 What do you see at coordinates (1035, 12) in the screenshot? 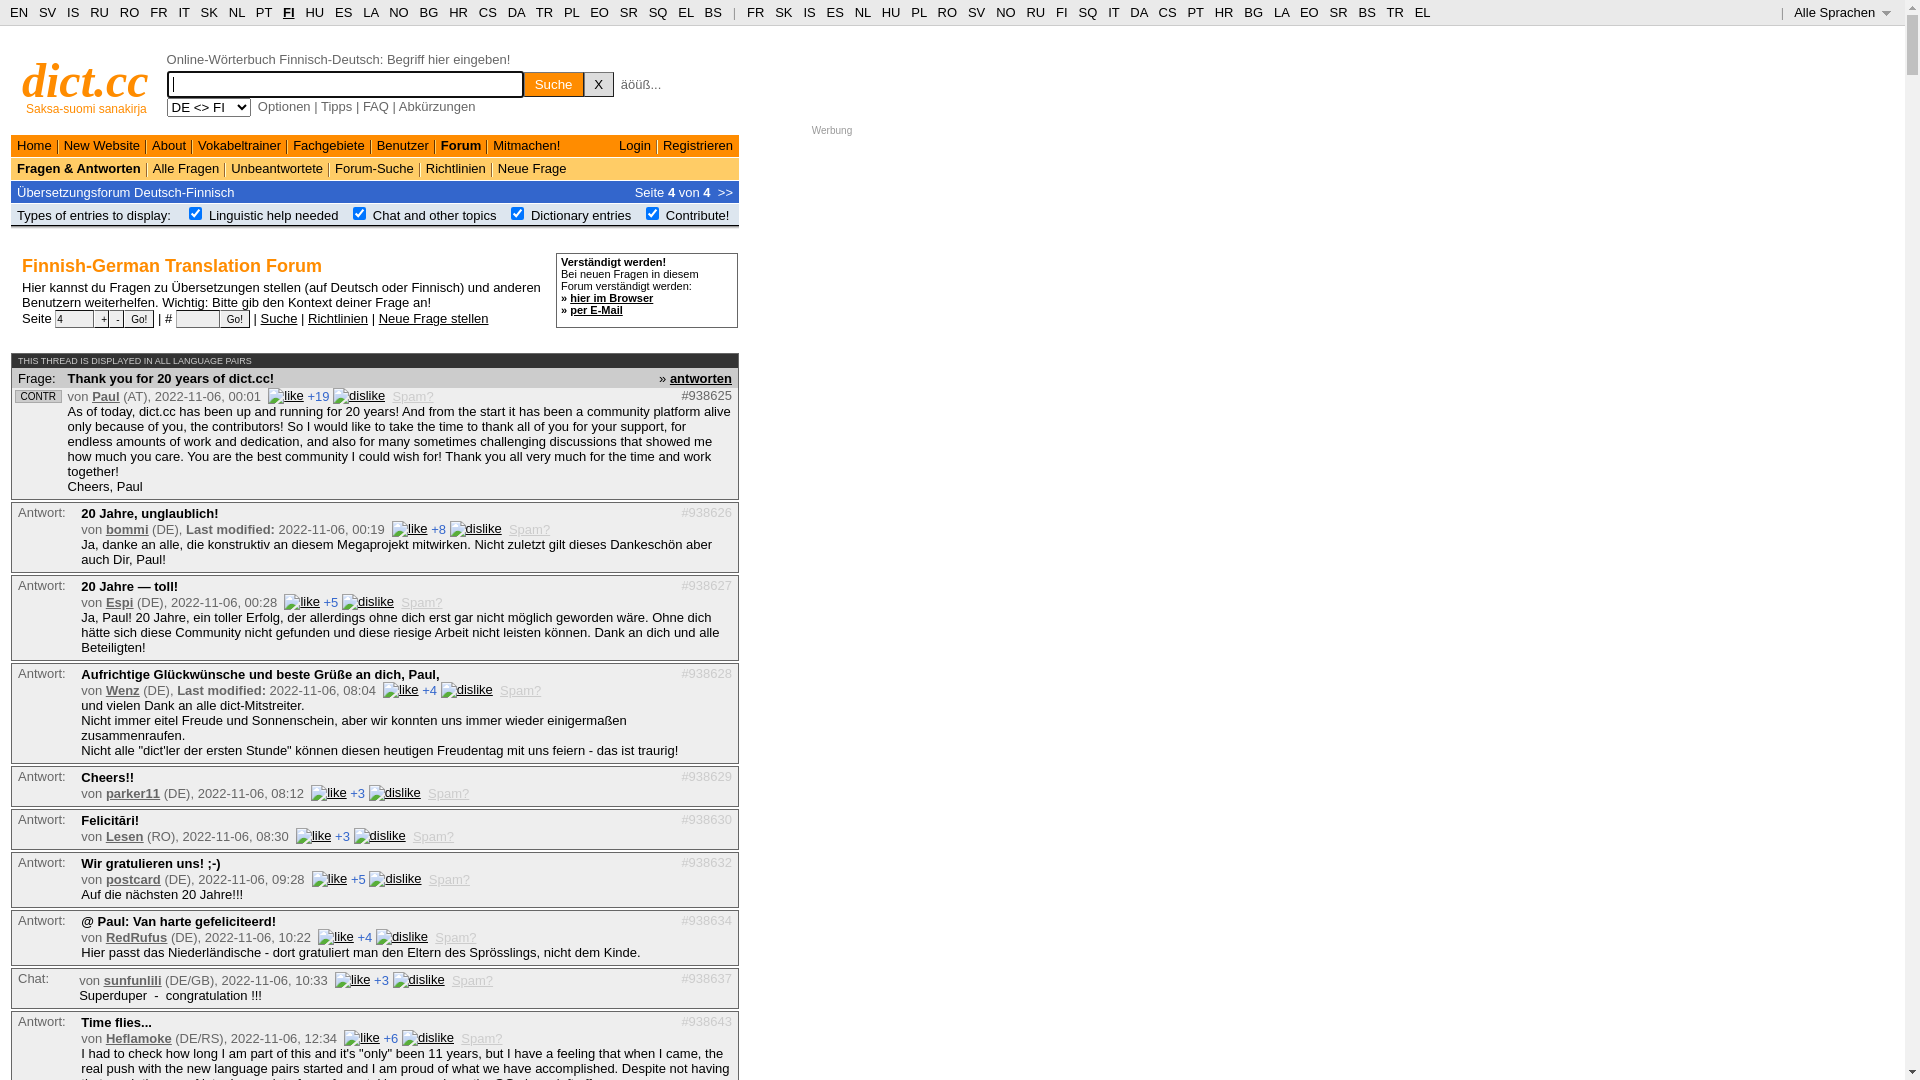
I see `'RU'` at bounding box center [1035, 12].